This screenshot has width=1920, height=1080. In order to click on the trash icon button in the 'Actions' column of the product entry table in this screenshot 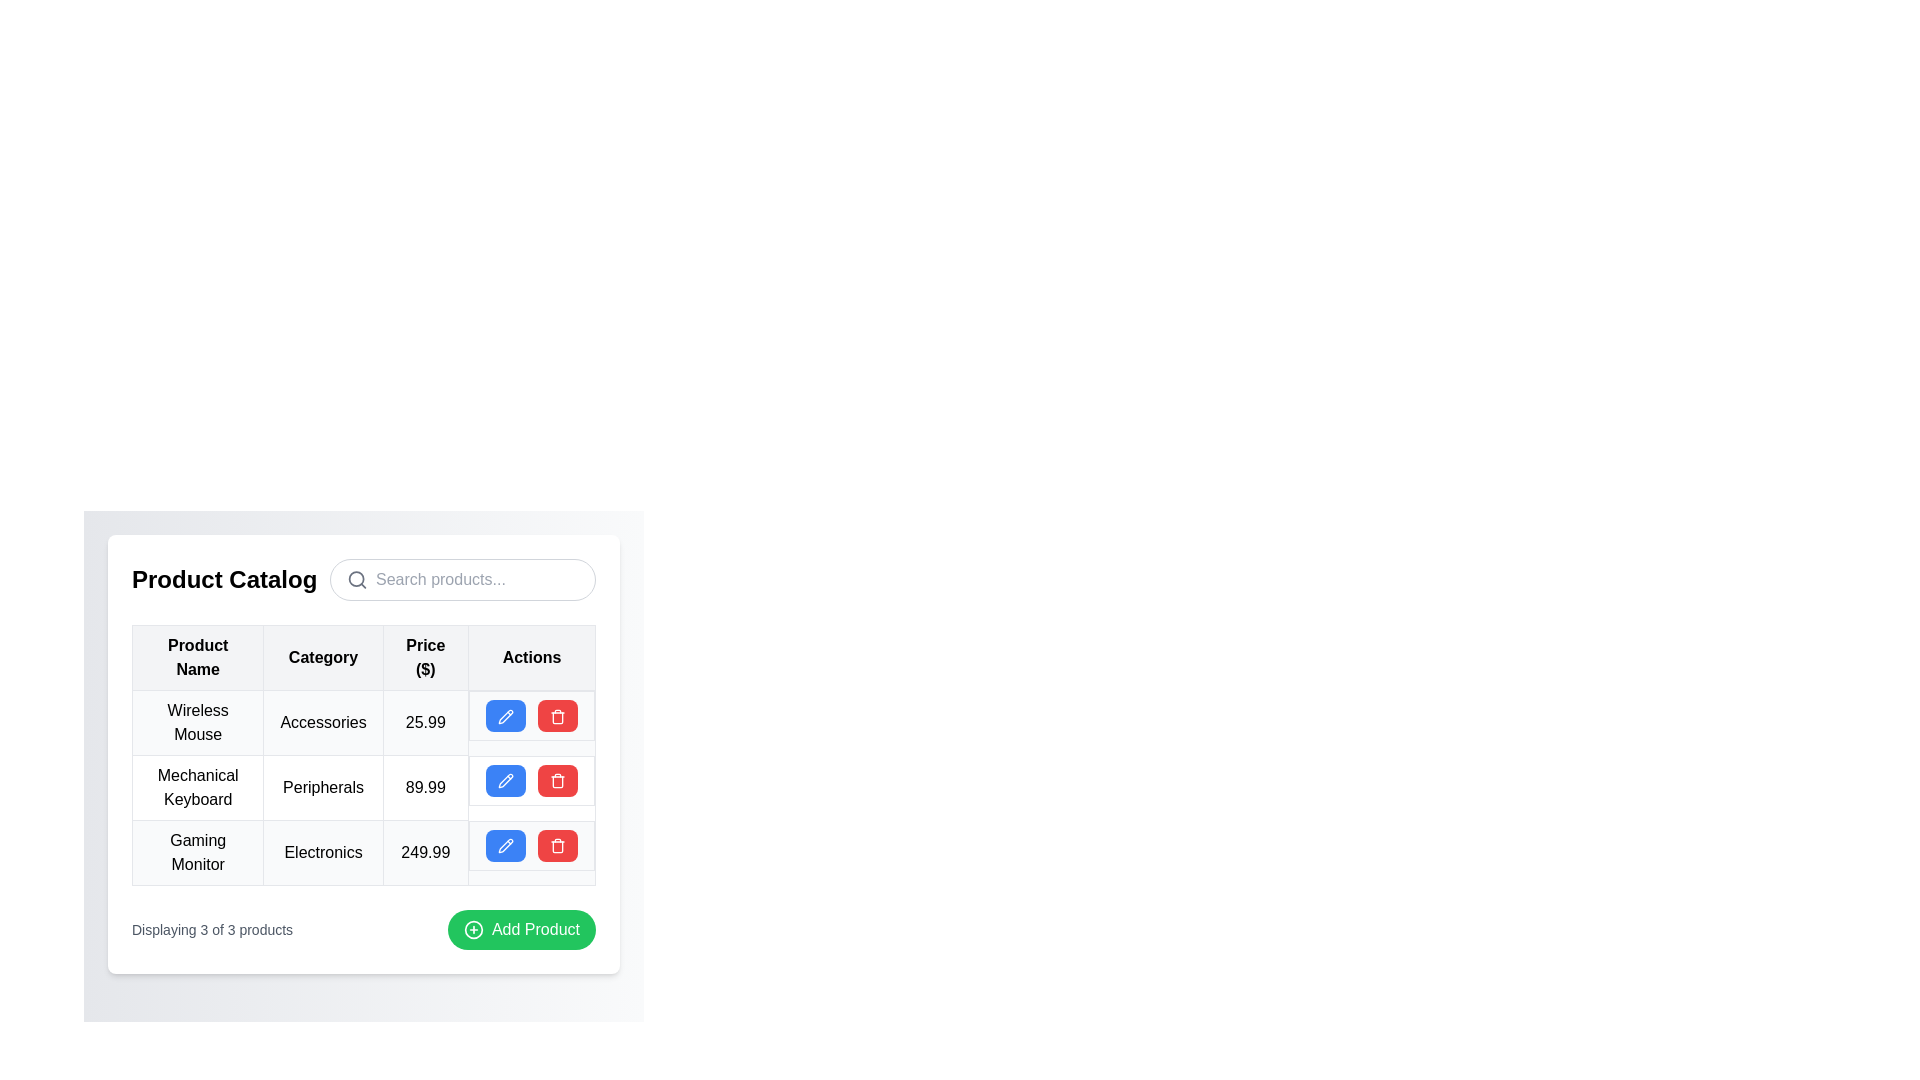, I will do `click(557, 846)`.